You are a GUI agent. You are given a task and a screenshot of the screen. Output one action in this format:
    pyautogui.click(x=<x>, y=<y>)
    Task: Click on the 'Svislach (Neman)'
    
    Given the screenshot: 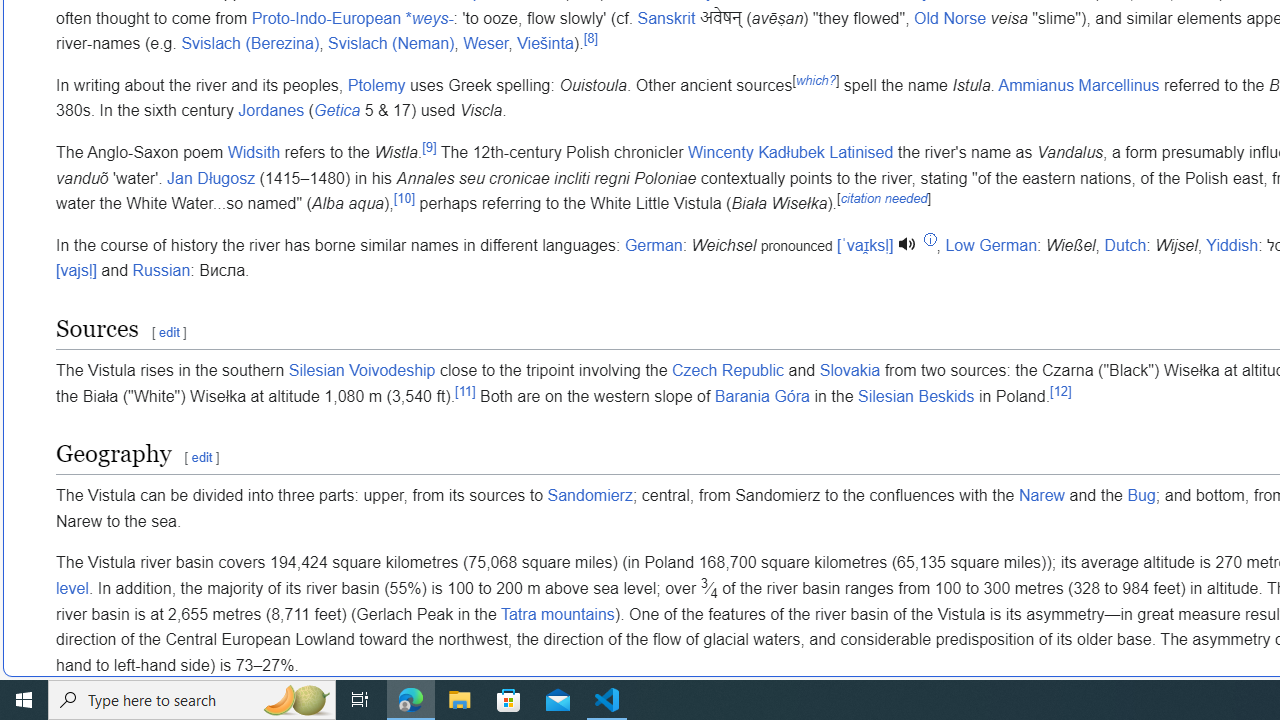 What is the action you would take?
    pyautogui.click(x=391, y=44)
    